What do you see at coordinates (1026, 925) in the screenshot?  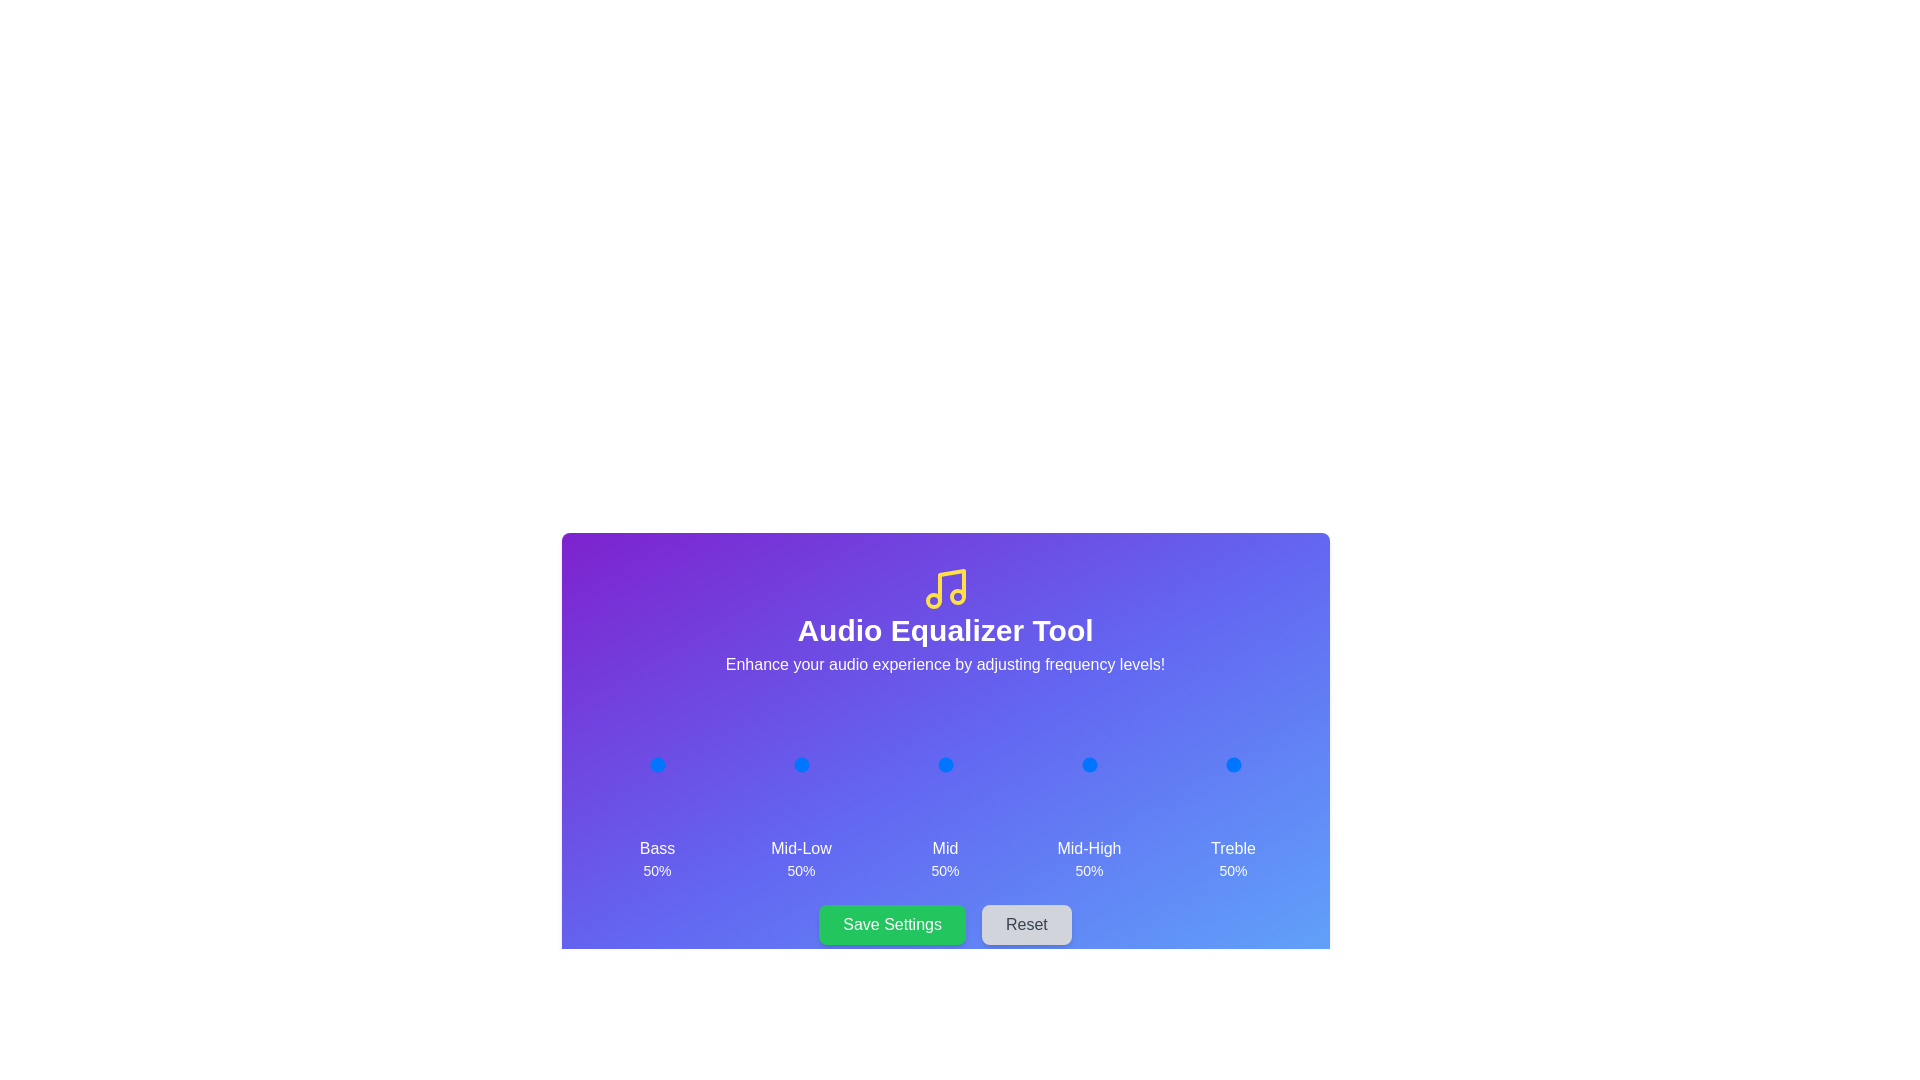 I see `'Reset' button to revert settings to default` at bounding box center [1026, 925].